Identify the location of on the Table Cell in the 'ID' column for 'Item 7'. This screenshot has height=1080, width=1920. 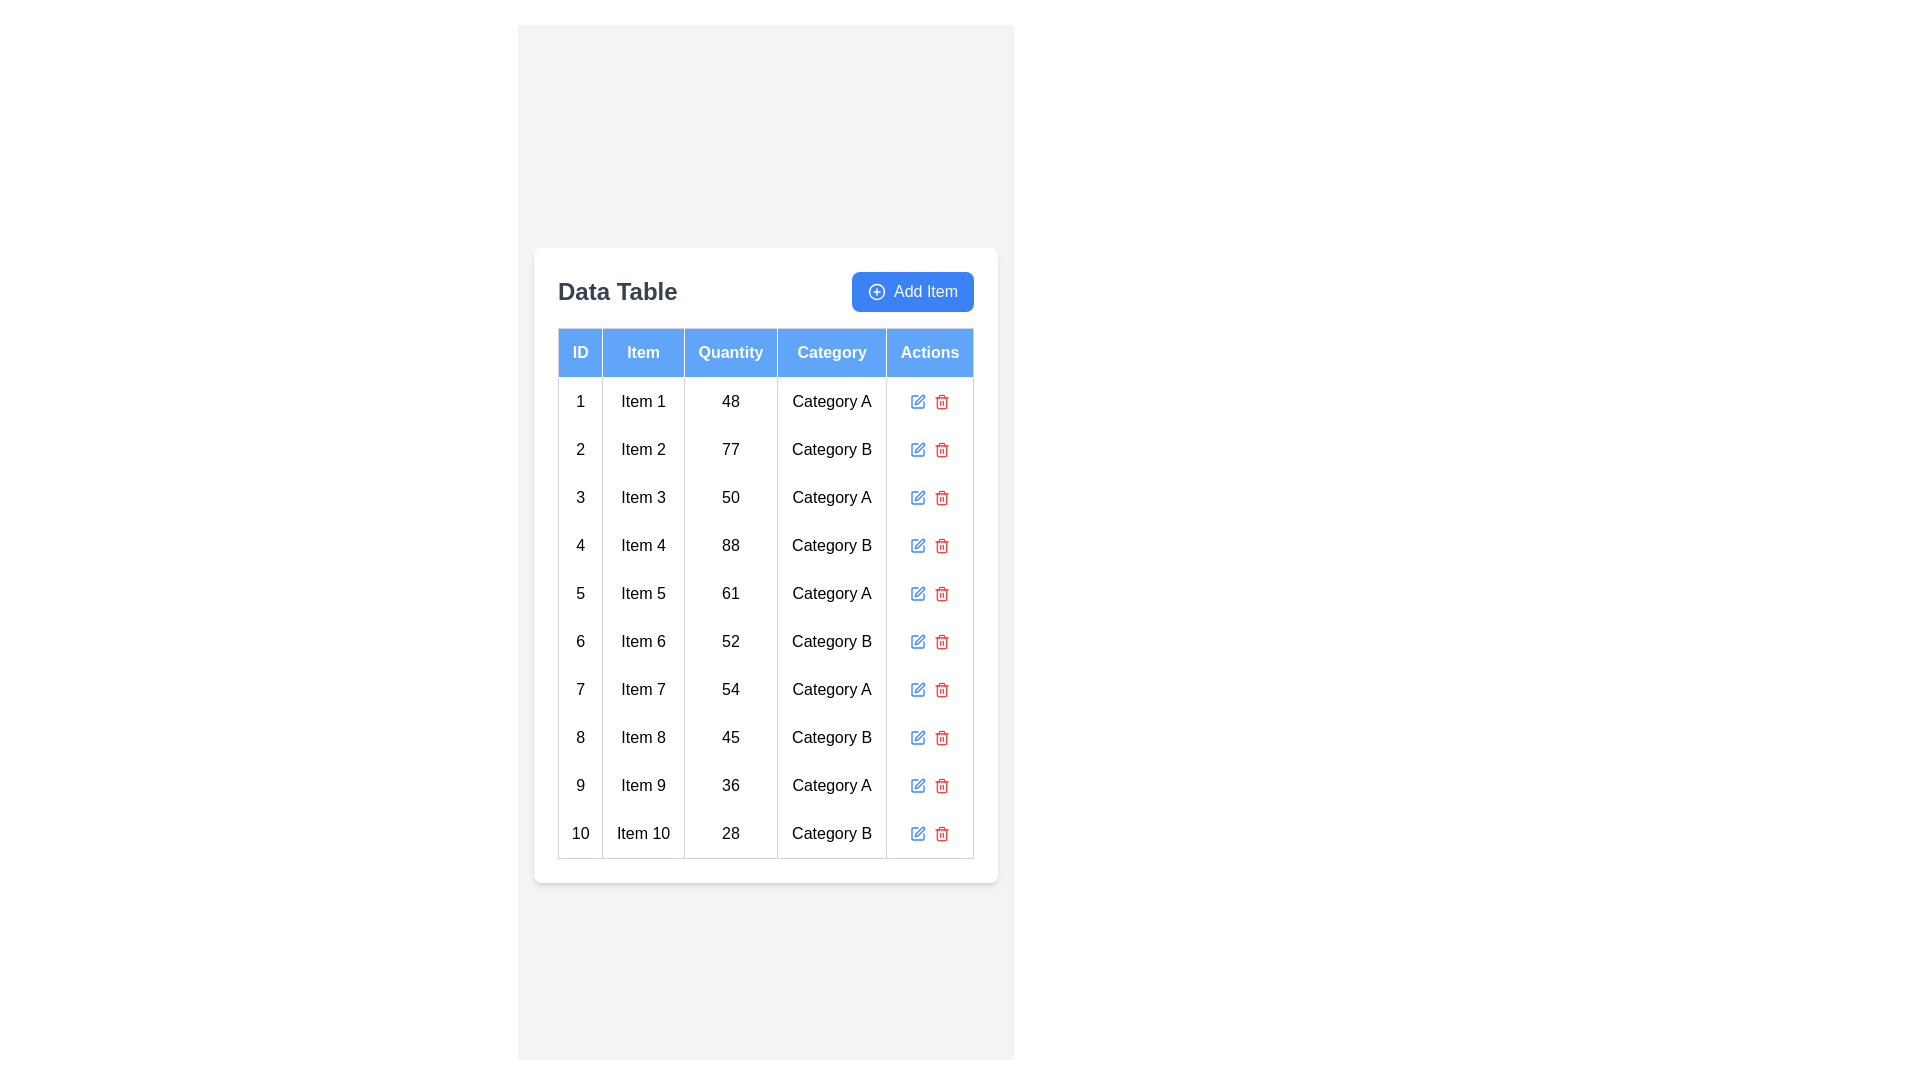
(579, 688).